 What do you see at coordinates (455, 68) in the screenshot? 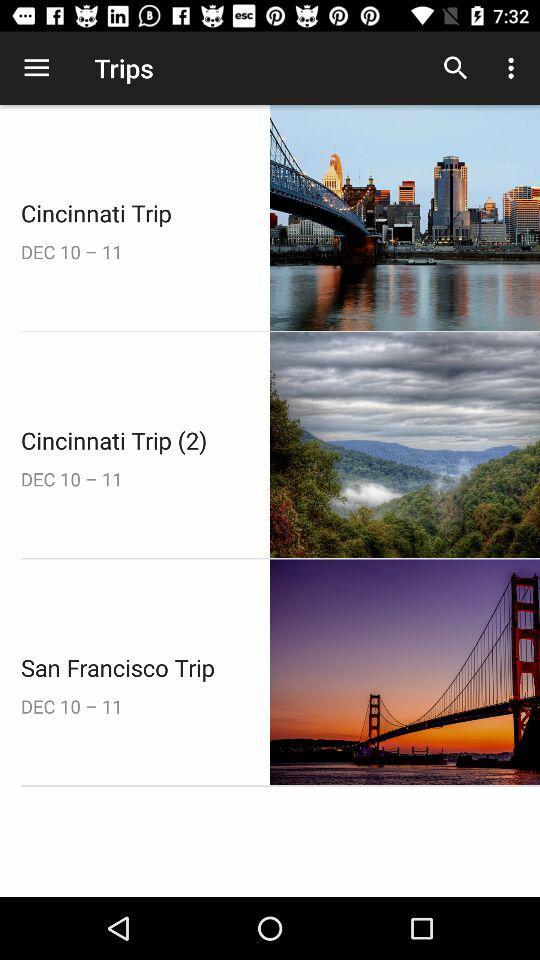
I see `item next to the trips` at bounding box center [455, 68].